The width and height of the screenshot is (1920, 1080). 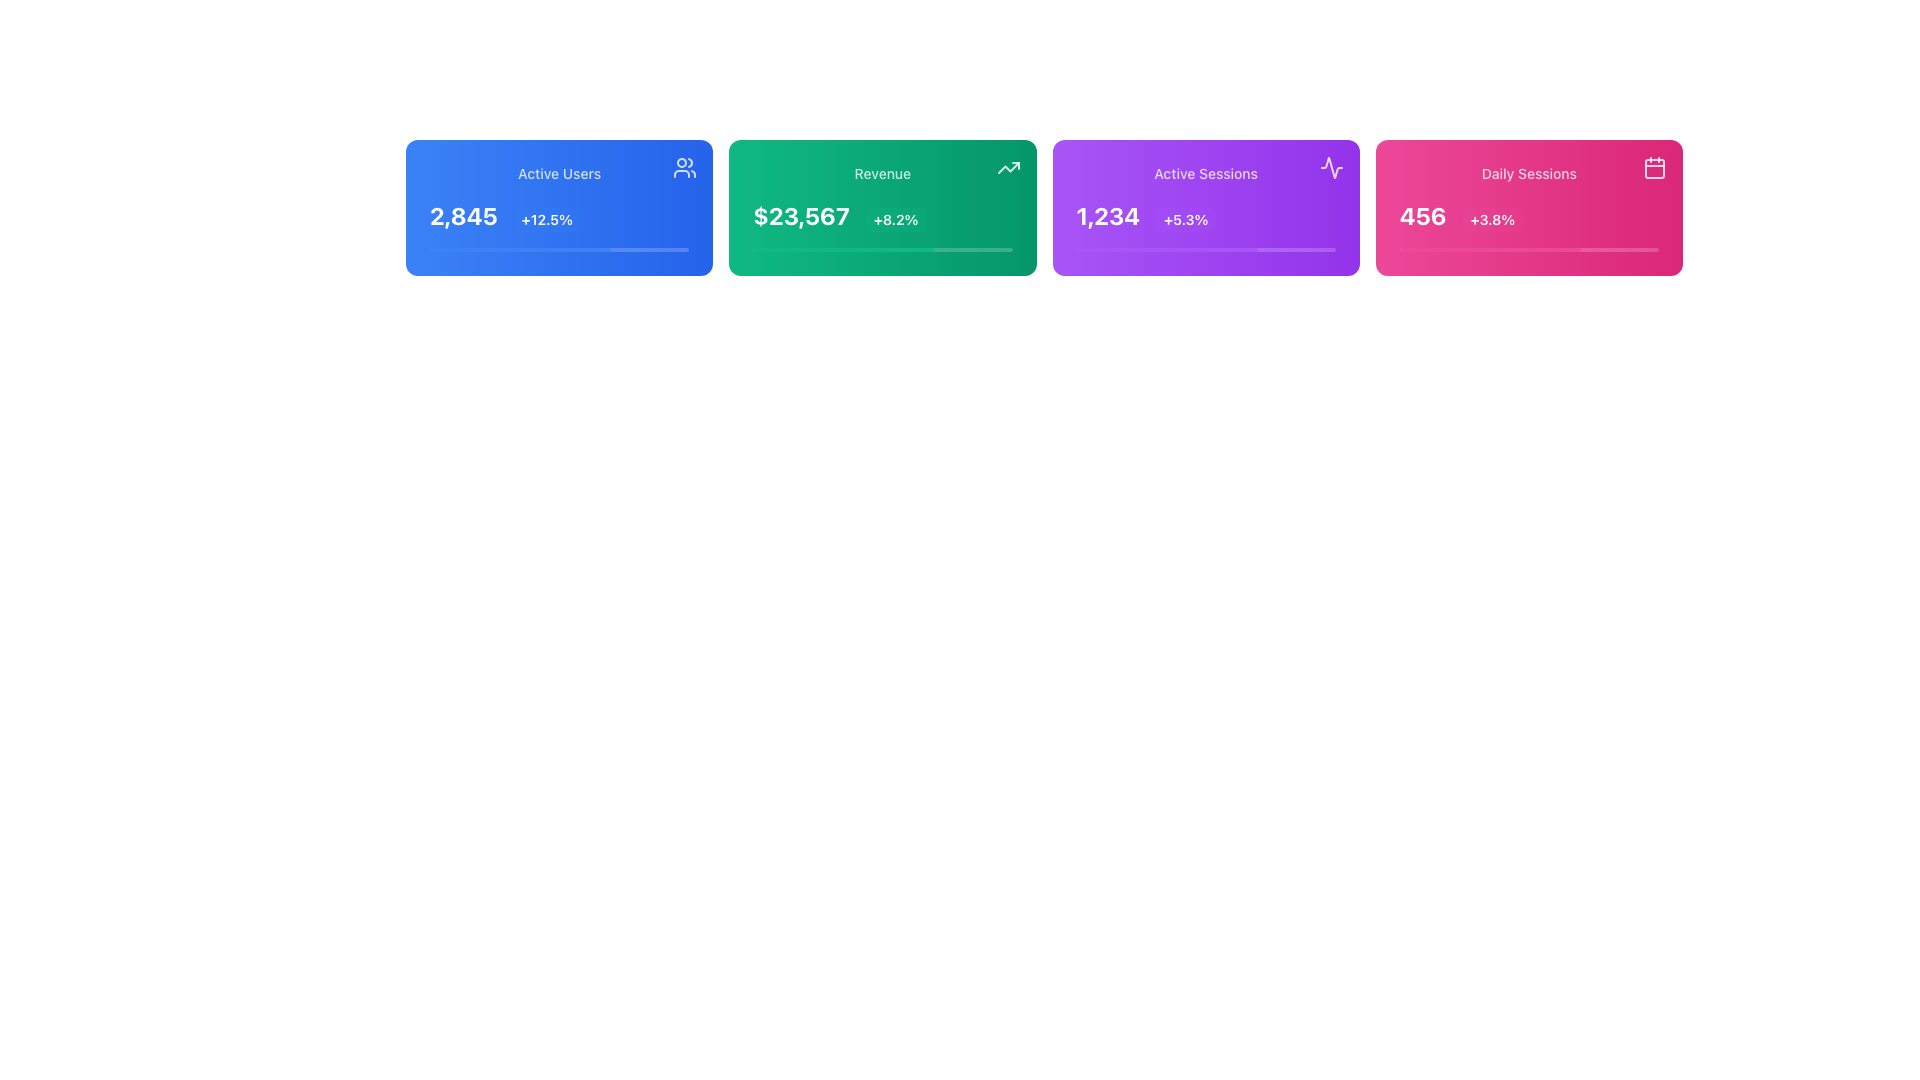 What do you see at coordinates (1205, 249) in the screenshot?
I see `the horizontal progress bar at the bottom of the 'Active Sessions' card, which is filled with purple indicating a progress level of 70%` at bounding box center [1205, 249].